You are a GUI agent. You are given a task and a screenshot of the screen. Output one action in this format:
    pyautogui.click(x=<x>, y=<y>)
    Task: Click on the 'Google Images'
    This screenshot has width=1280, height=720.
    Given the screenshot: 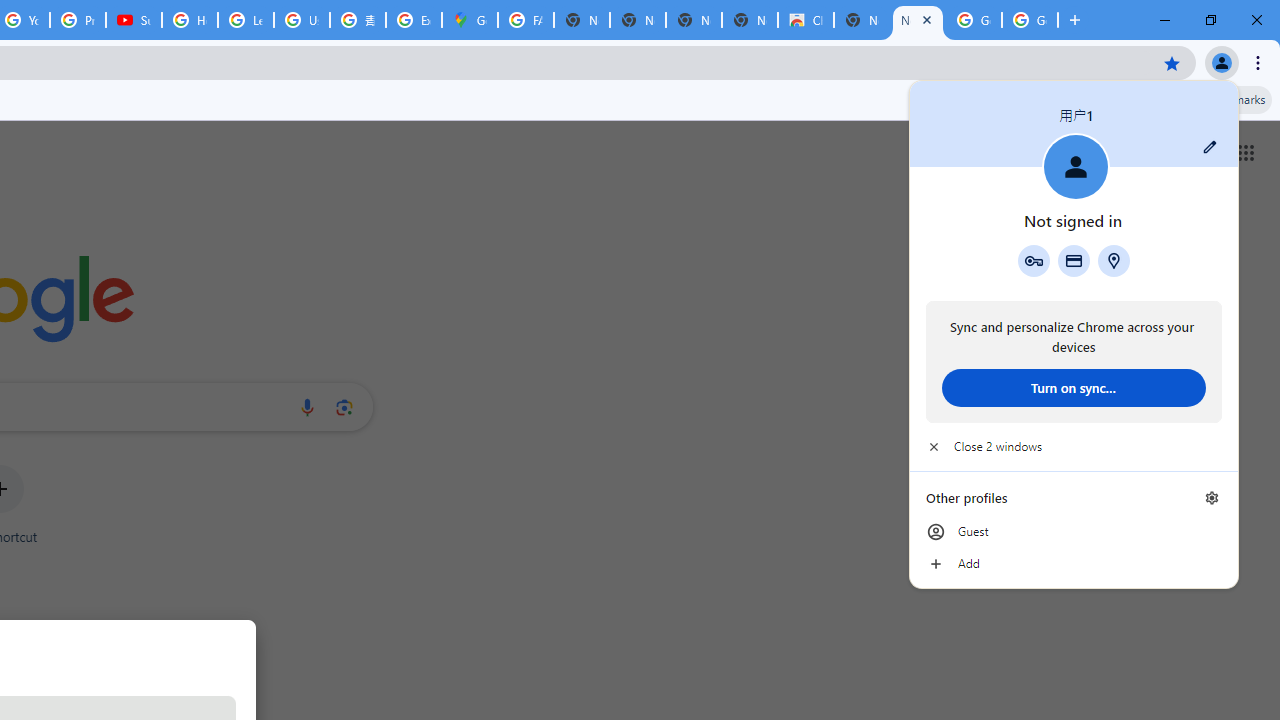 What is the action you would take?
    pyautogui.click(x=974, y=20)
    